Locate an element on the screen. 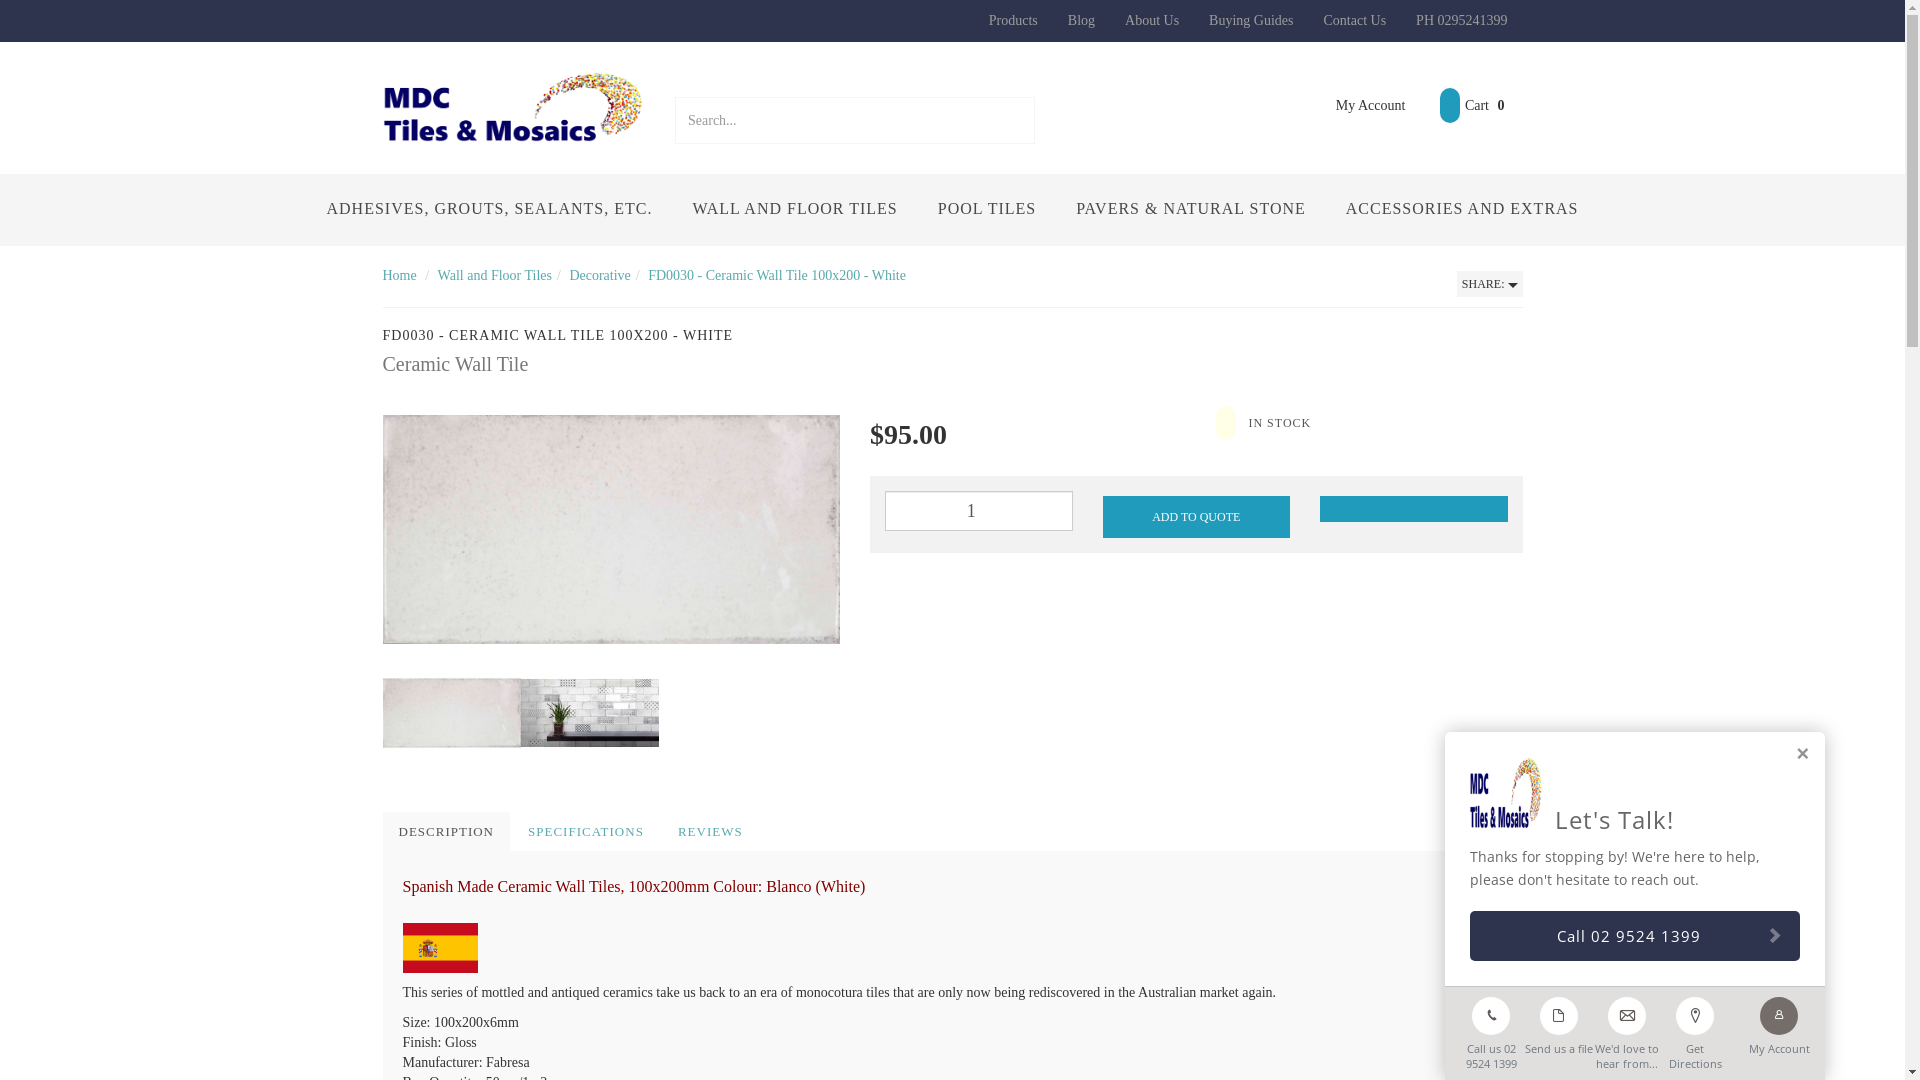  'ACCESSORIES AND EXTRAS' is located at coordinates (1462, 209).